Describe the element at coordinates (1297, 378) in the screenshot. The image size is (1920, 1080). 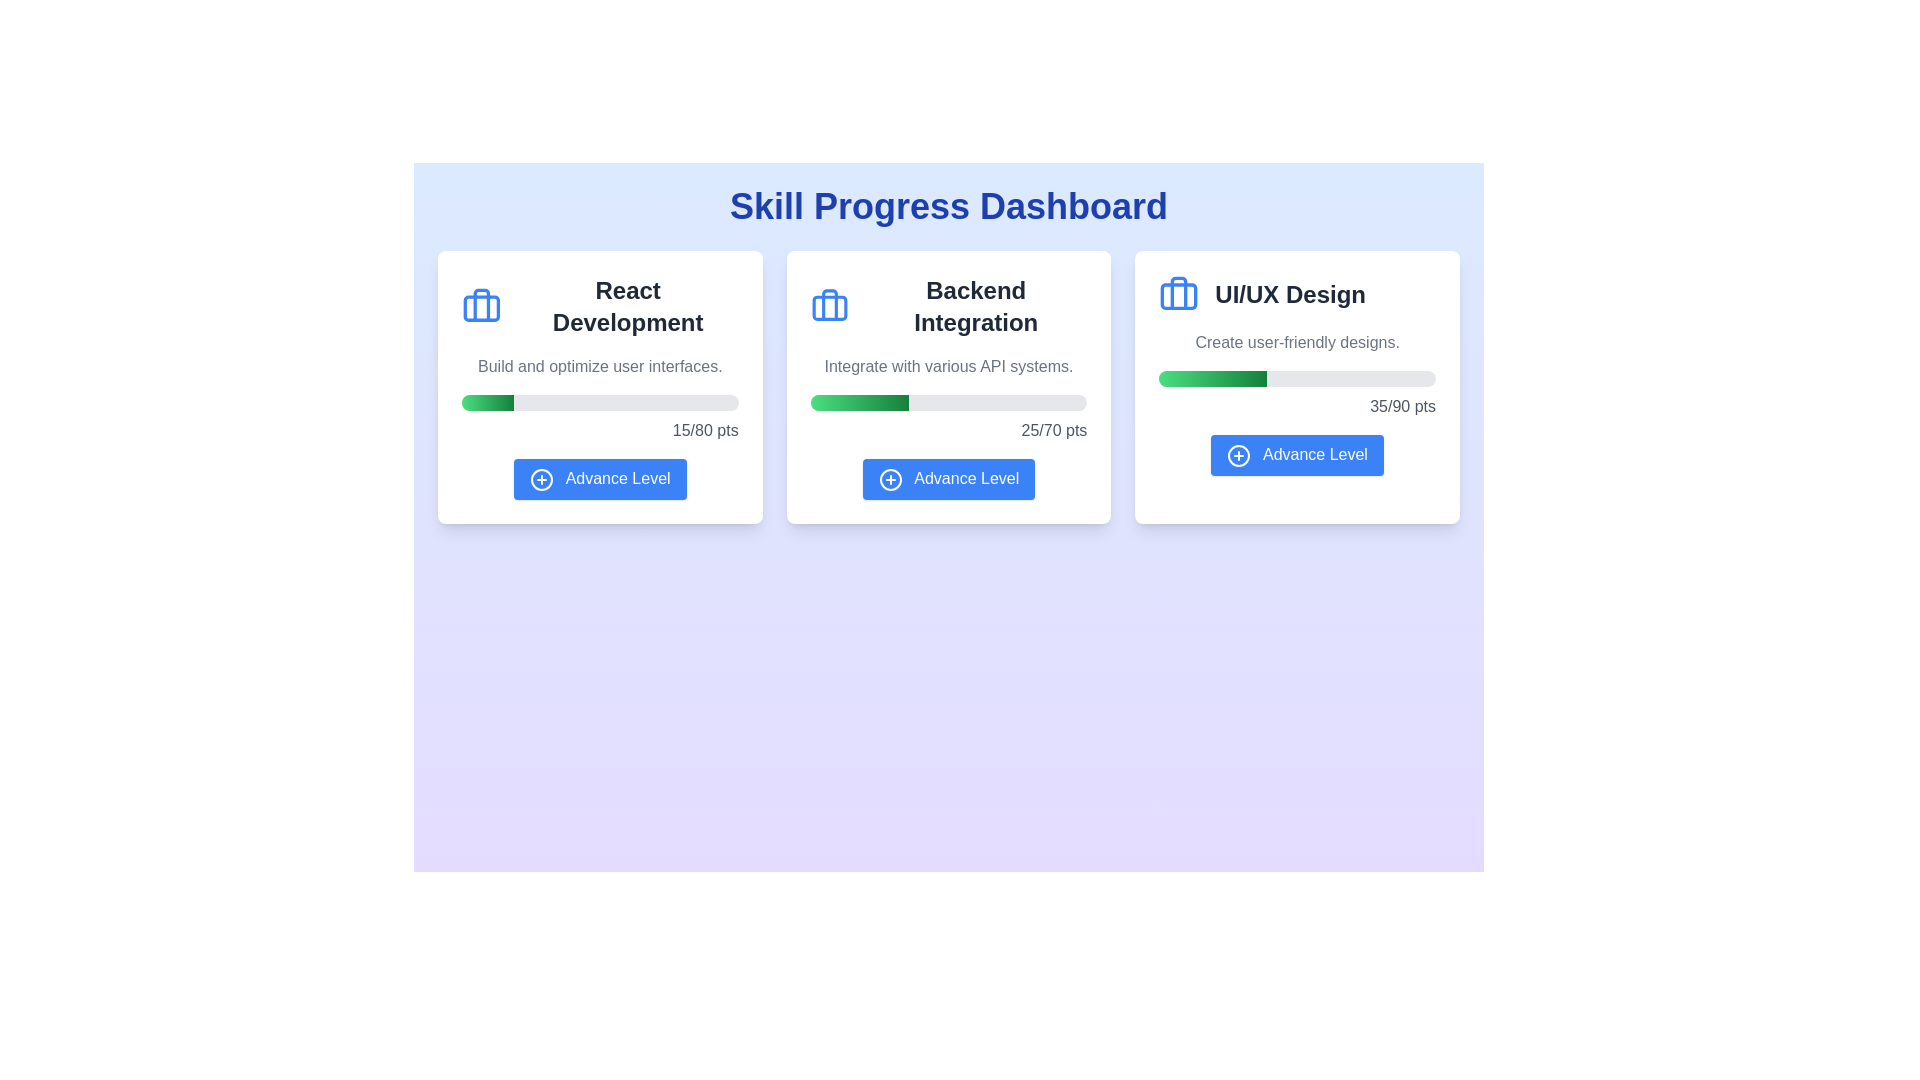
I see `the progress bar located in the 'UI/UX Design' card, which is directly above the text '35/90 pts'` at that location.